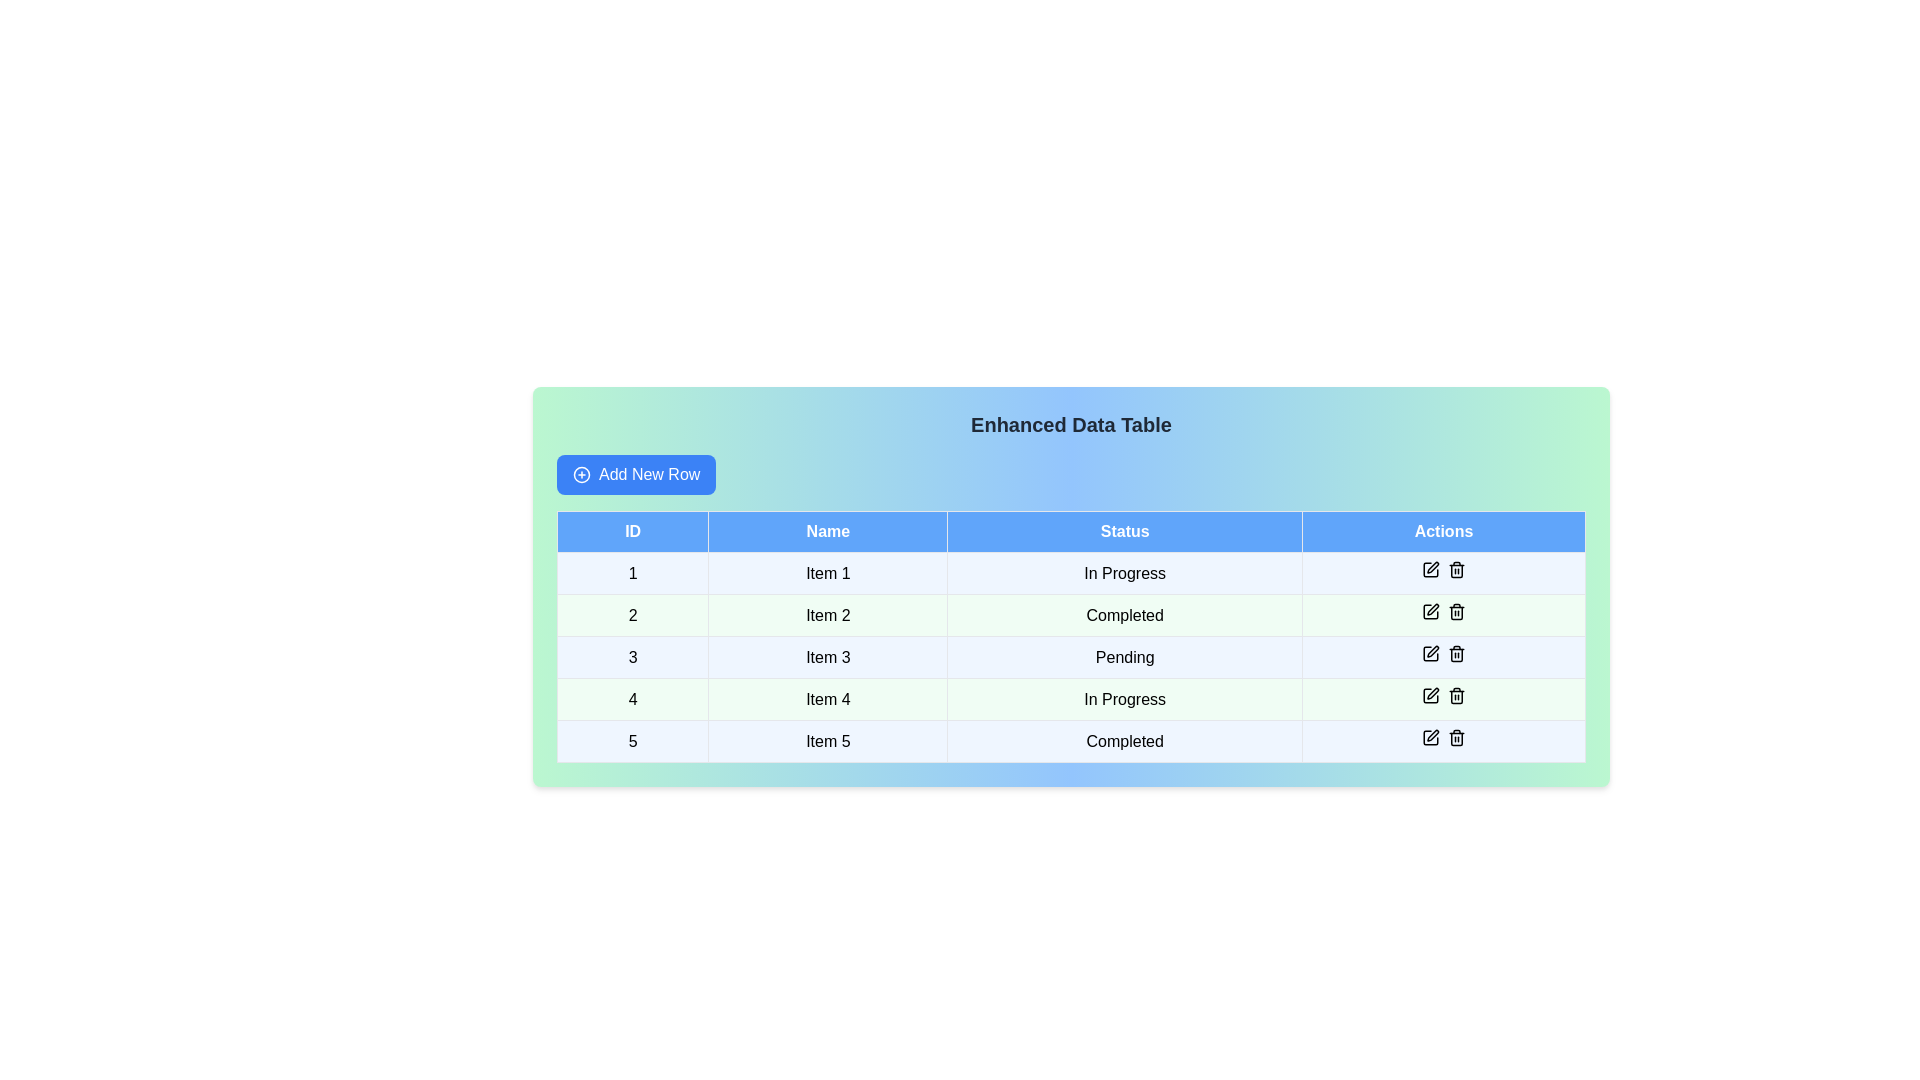 This screenshot has width=1920, height=1080. What do you see at coordinates (828, 741) in the screenshot?
I see `the table cell displaying the name of the item in the fifth row, located in the 'Name' column between the cells showing '5' and 'Completed'` at bounding box center [828, 741].